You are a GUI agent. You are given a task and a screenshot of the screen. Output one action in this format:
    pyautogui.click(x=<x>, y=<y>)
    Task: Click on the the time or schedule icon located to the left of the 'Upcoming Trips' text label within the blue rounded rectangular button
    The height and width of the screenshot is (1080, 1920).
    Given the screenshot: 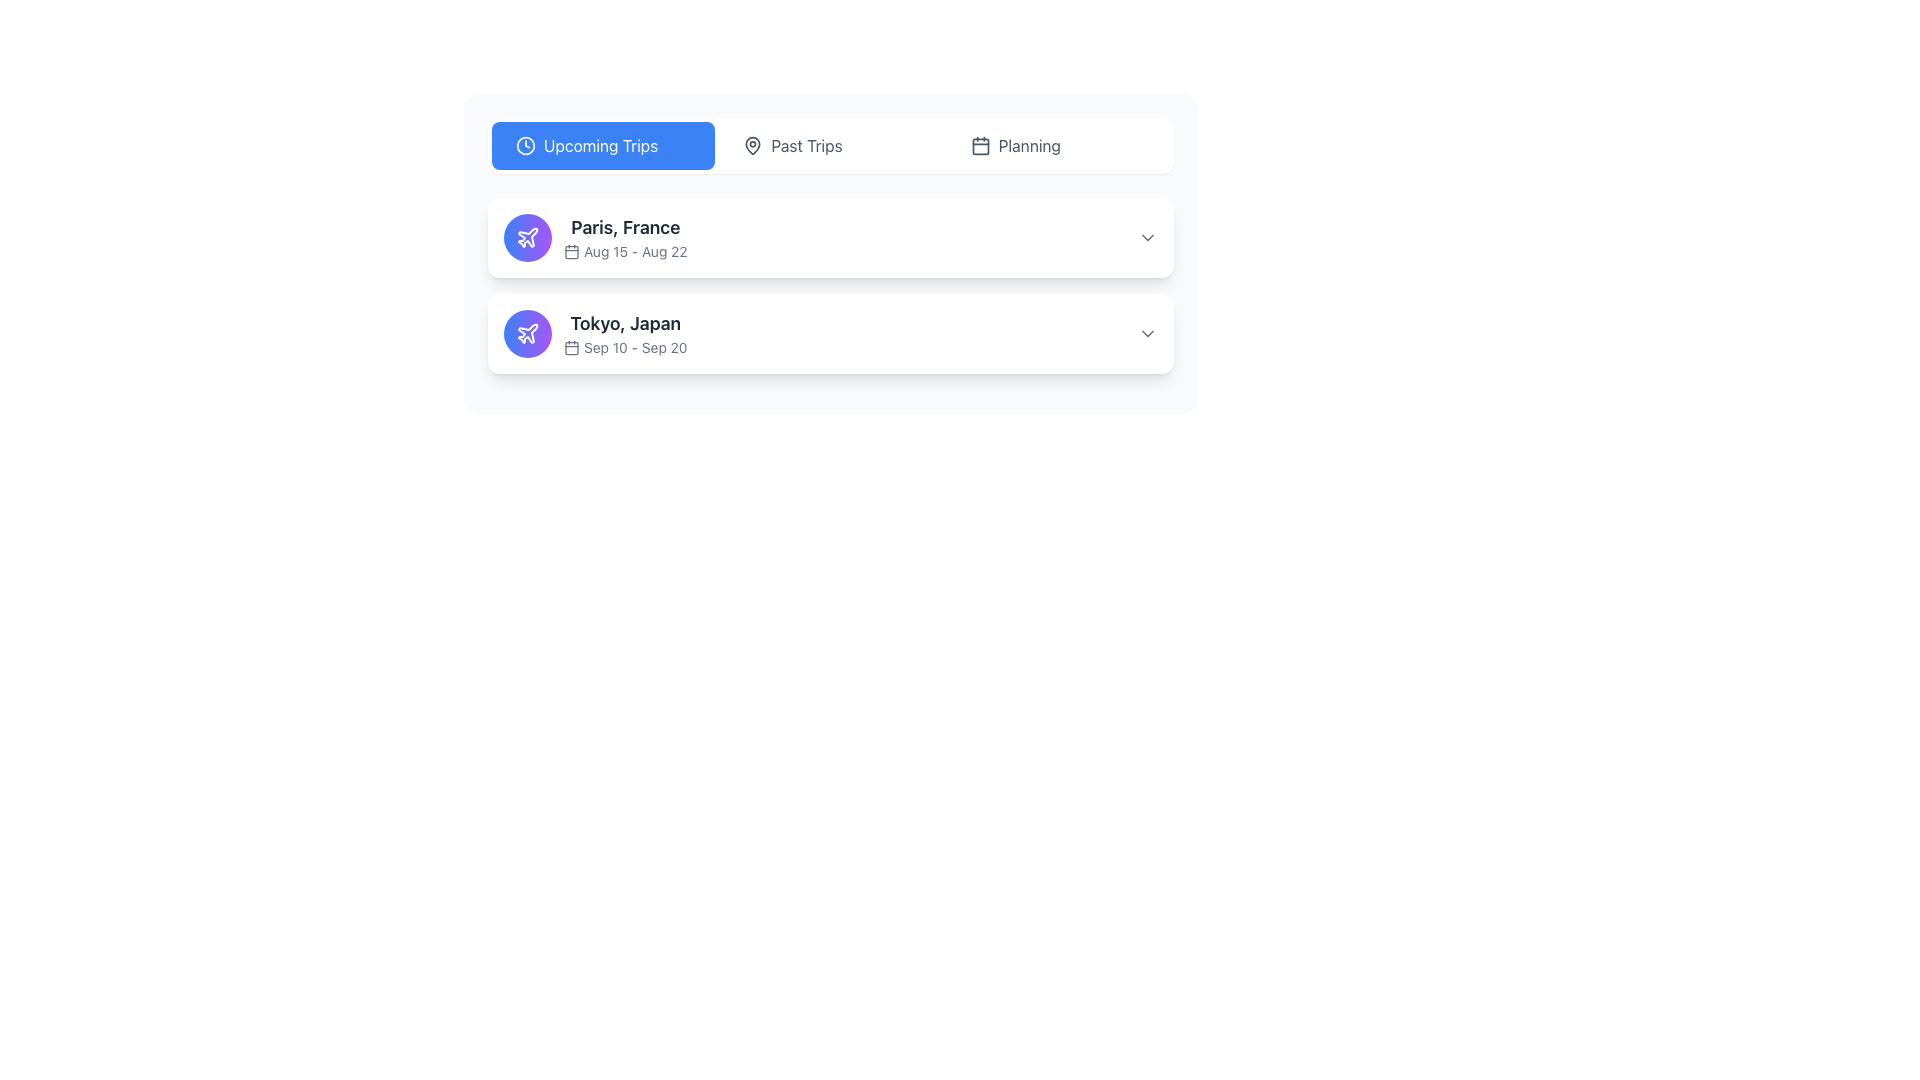 What is the action you would take?
    pyautogui.click(x=526, y=145)
    